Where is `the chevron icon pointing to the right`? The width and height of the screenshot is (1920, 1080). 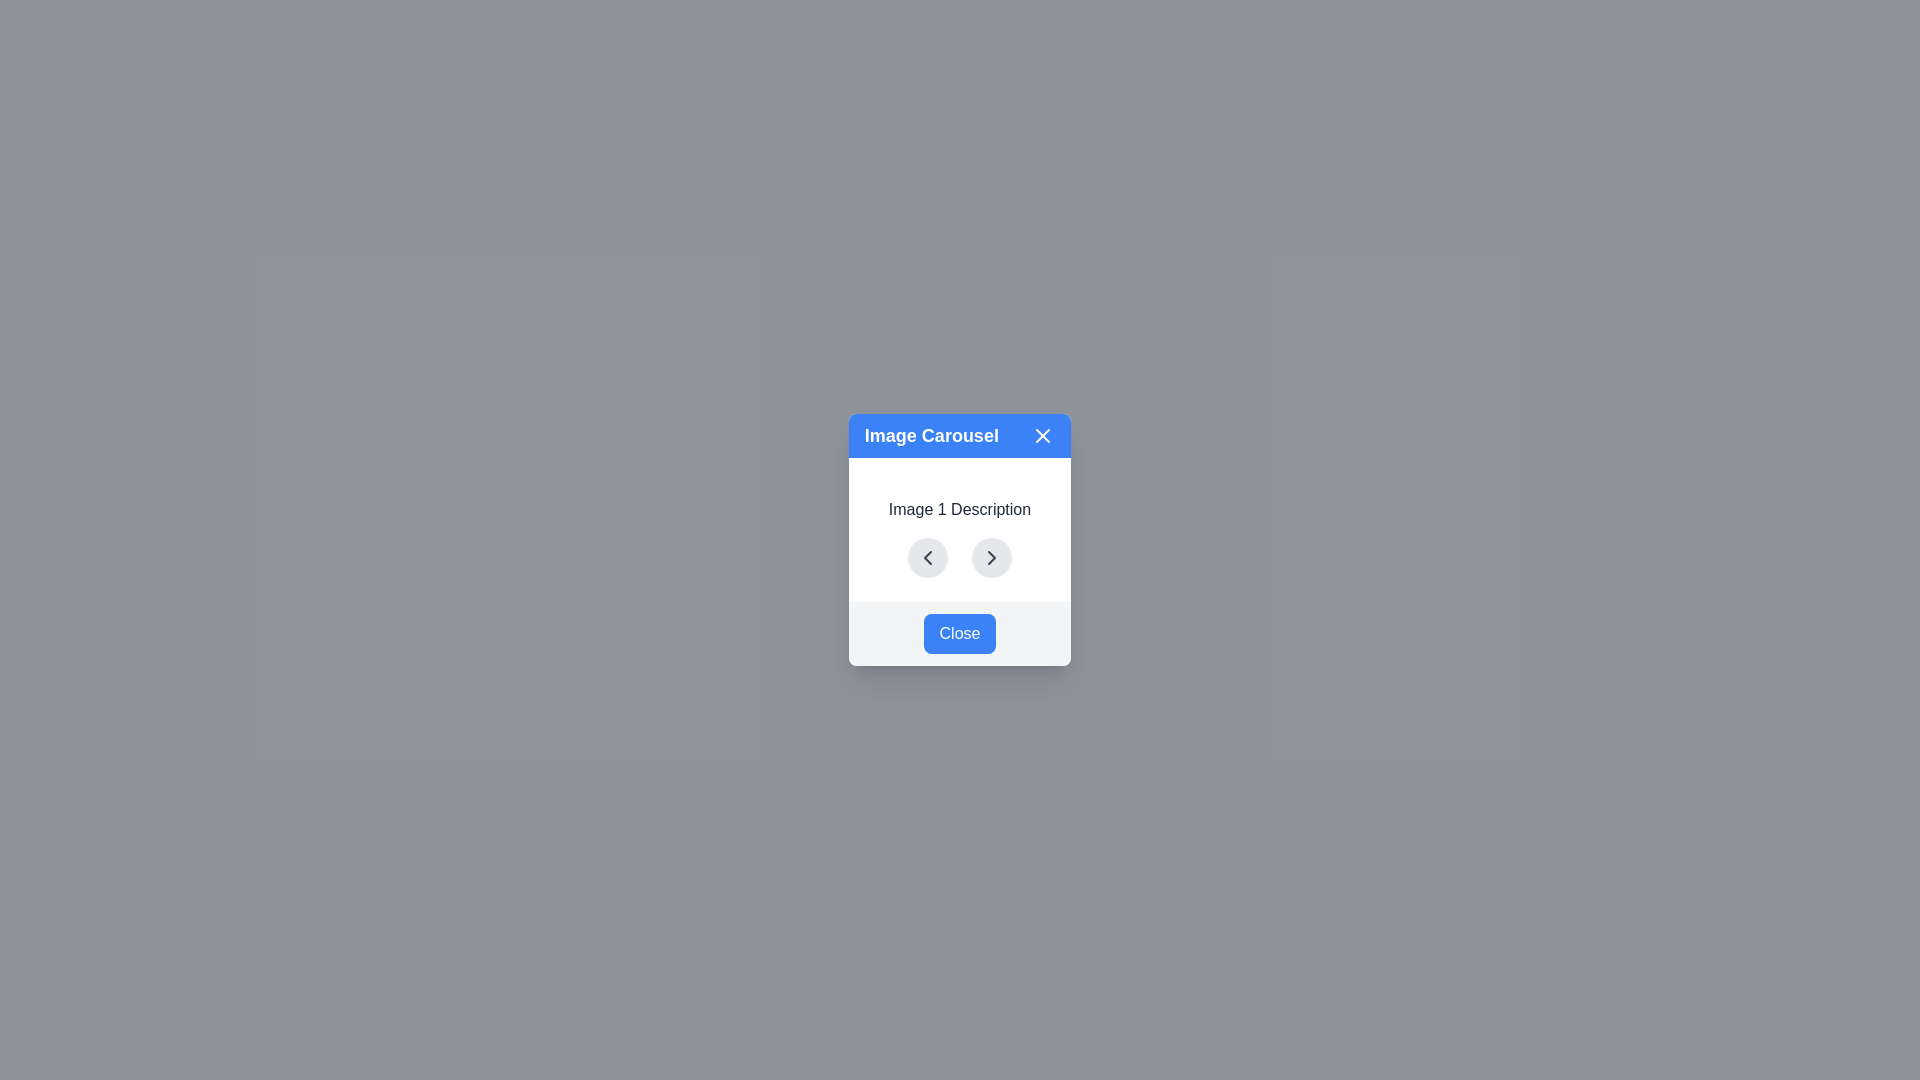
the chevron icon pointing to the right is located at coordinates (992, 558).